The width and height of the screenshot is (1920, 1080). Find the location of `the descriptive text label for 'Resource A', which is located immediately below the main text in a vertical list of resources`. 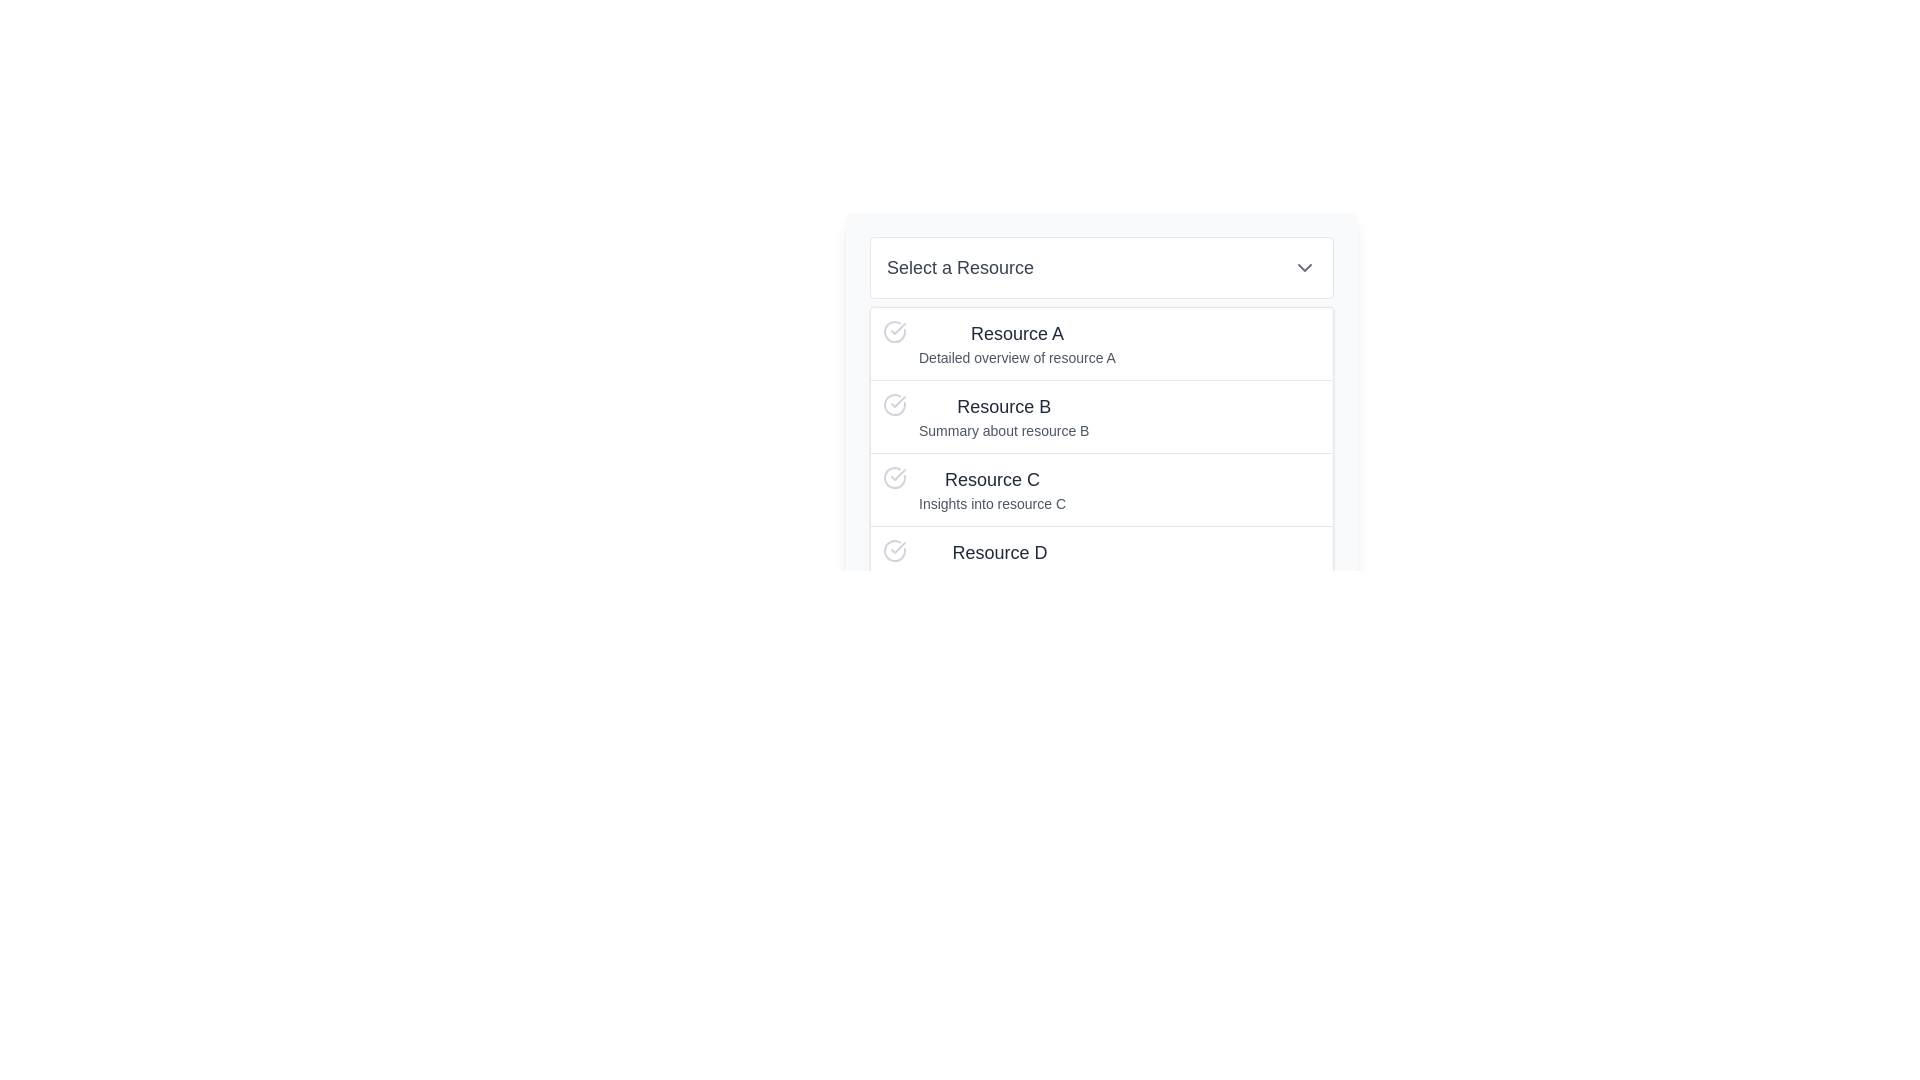

the descriptive text label for 'Resource A', which is located immediately below the main text in a vertical list of resources is located at coordinates (1017, 357).